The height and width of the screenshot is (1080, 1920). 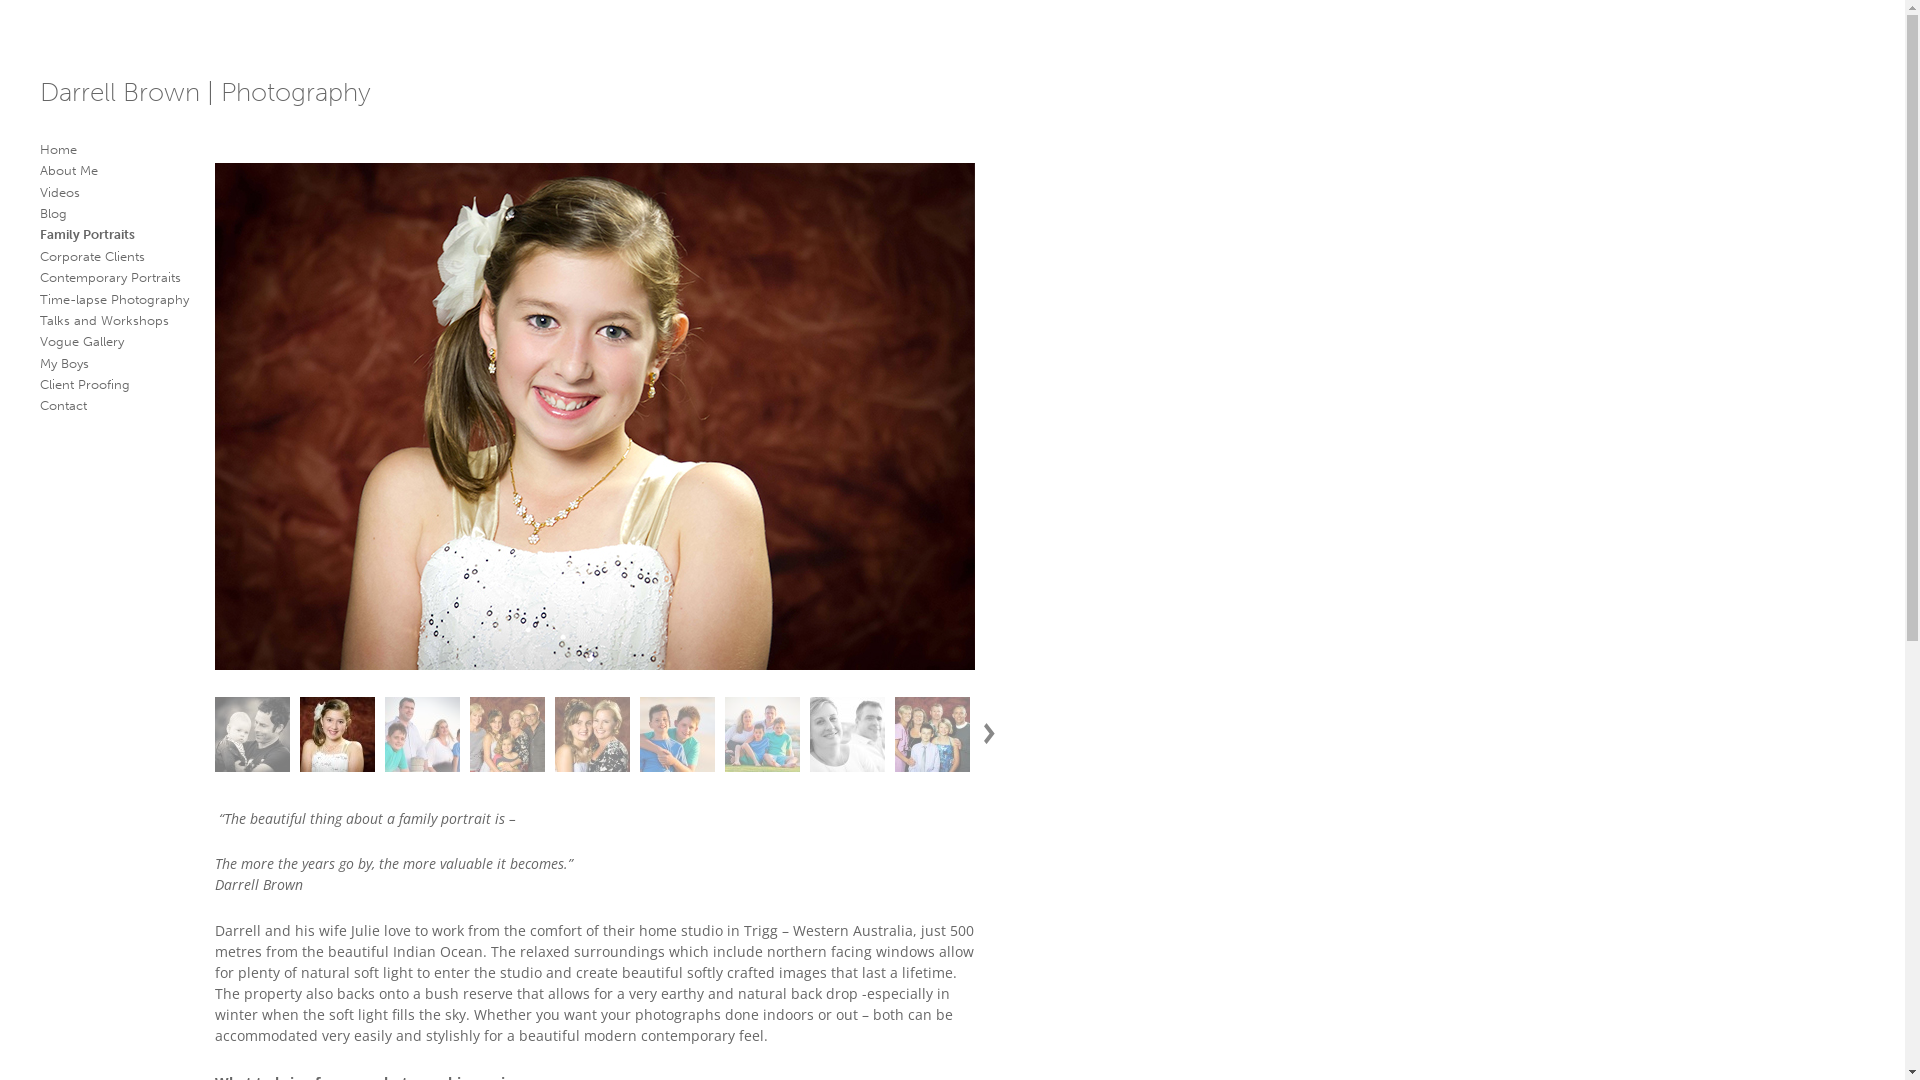 What do you see at coordinates (63, 405) in the screenshot?
I see `'Contact'` at bounding box center [63, 405].